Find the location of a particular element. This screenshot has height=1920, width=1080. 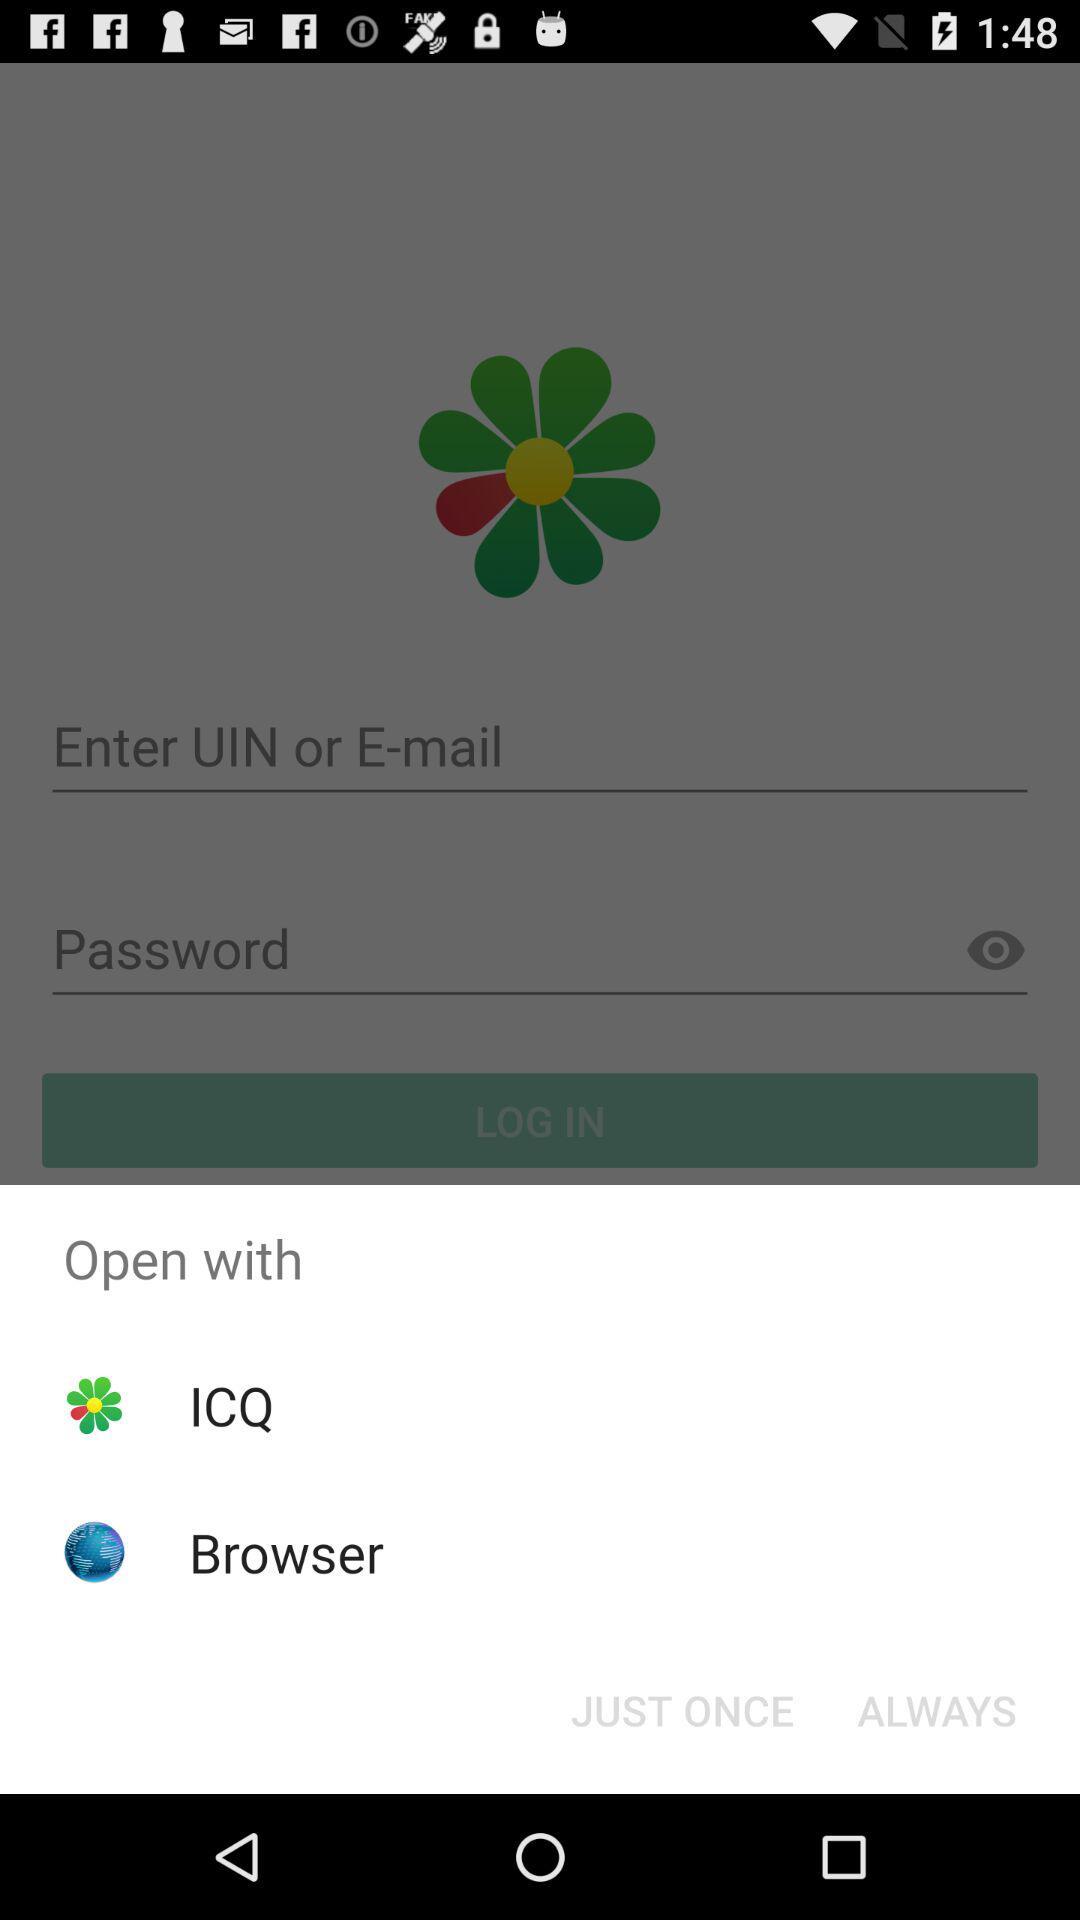

item below open with icon is located at coordinates (681, 1708).